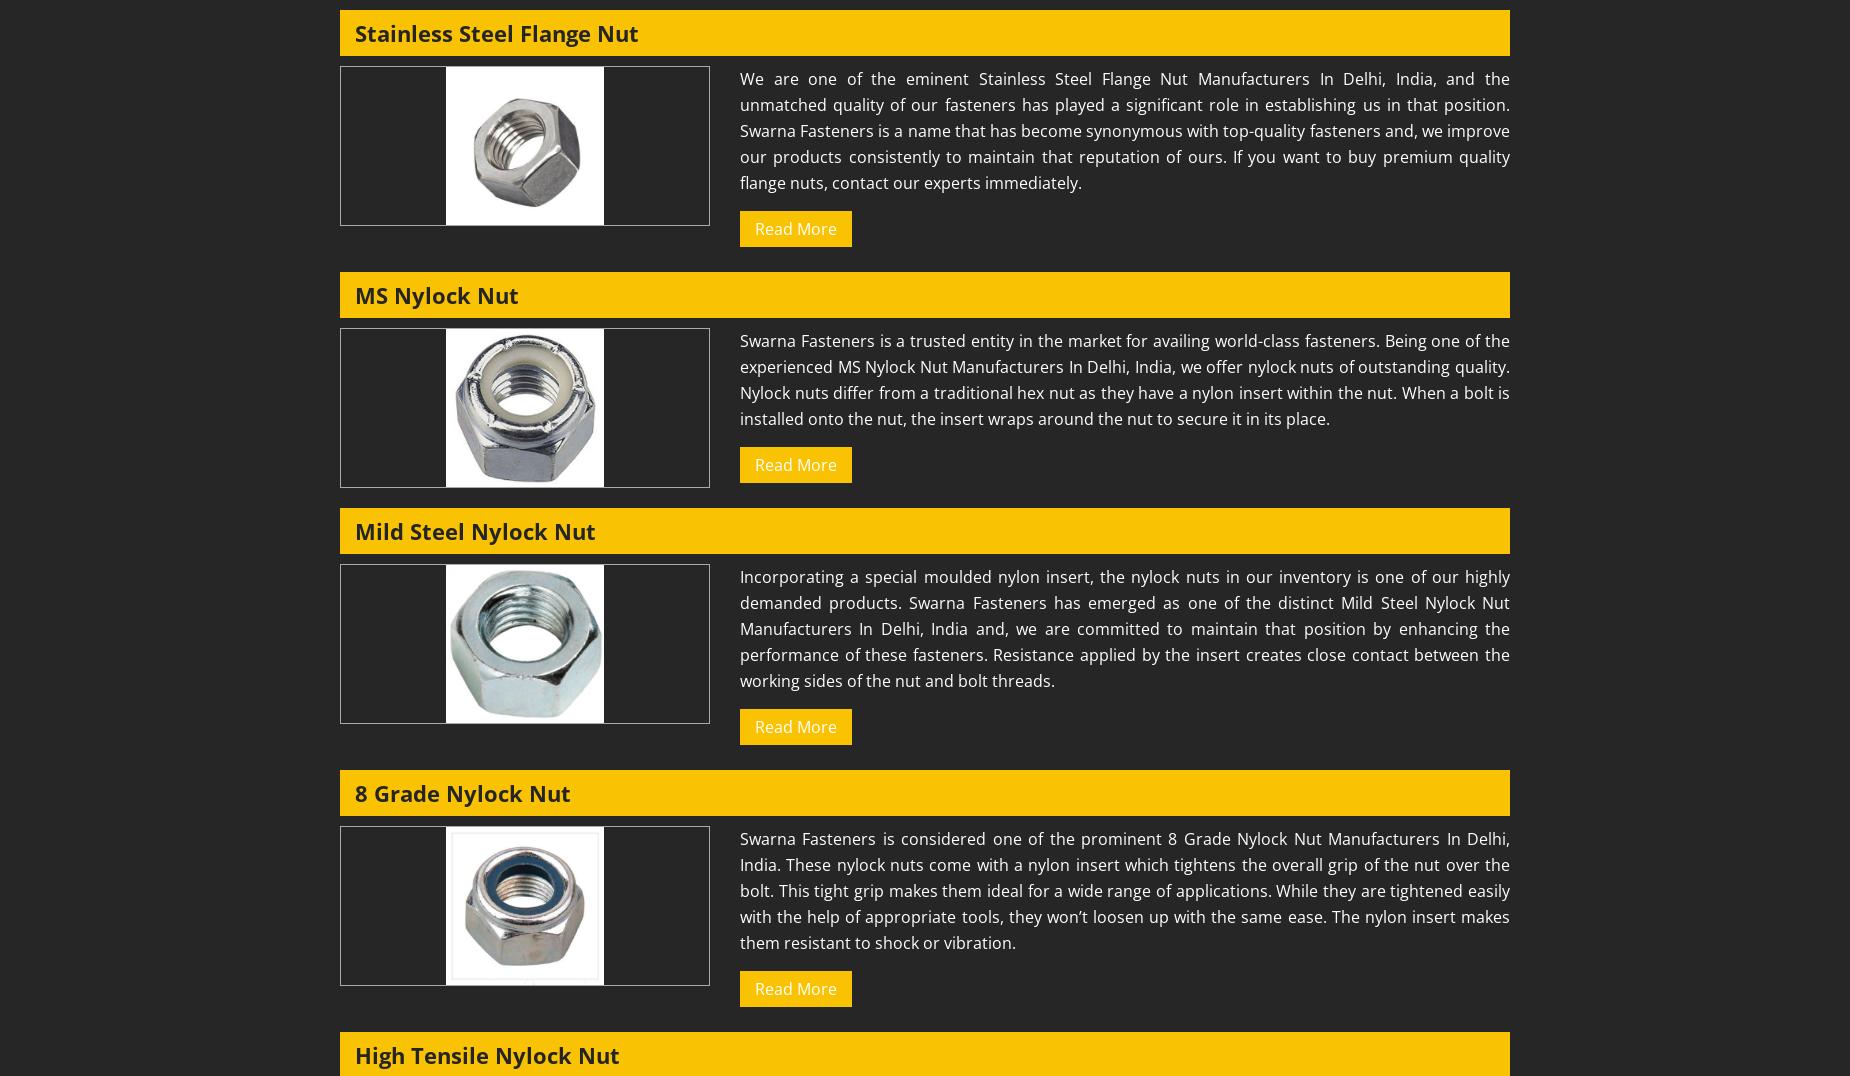  Describe the element at coordinates (740, 379) in the screenshot. I see `'Swarna Fasteners is a trusted entity in the market for availing world-class fasteners. Being one of the experienced MS Nylock Nut Manufacturers In Delhi, India, we offer nylock nuts of outstanding quality. Nylock nuts differ from a traditional hex nut as they have a nylon insert within the nut. When a bolt is installed onto the nut, the insert wraps around the nut to secure it in its place.'` at that location.